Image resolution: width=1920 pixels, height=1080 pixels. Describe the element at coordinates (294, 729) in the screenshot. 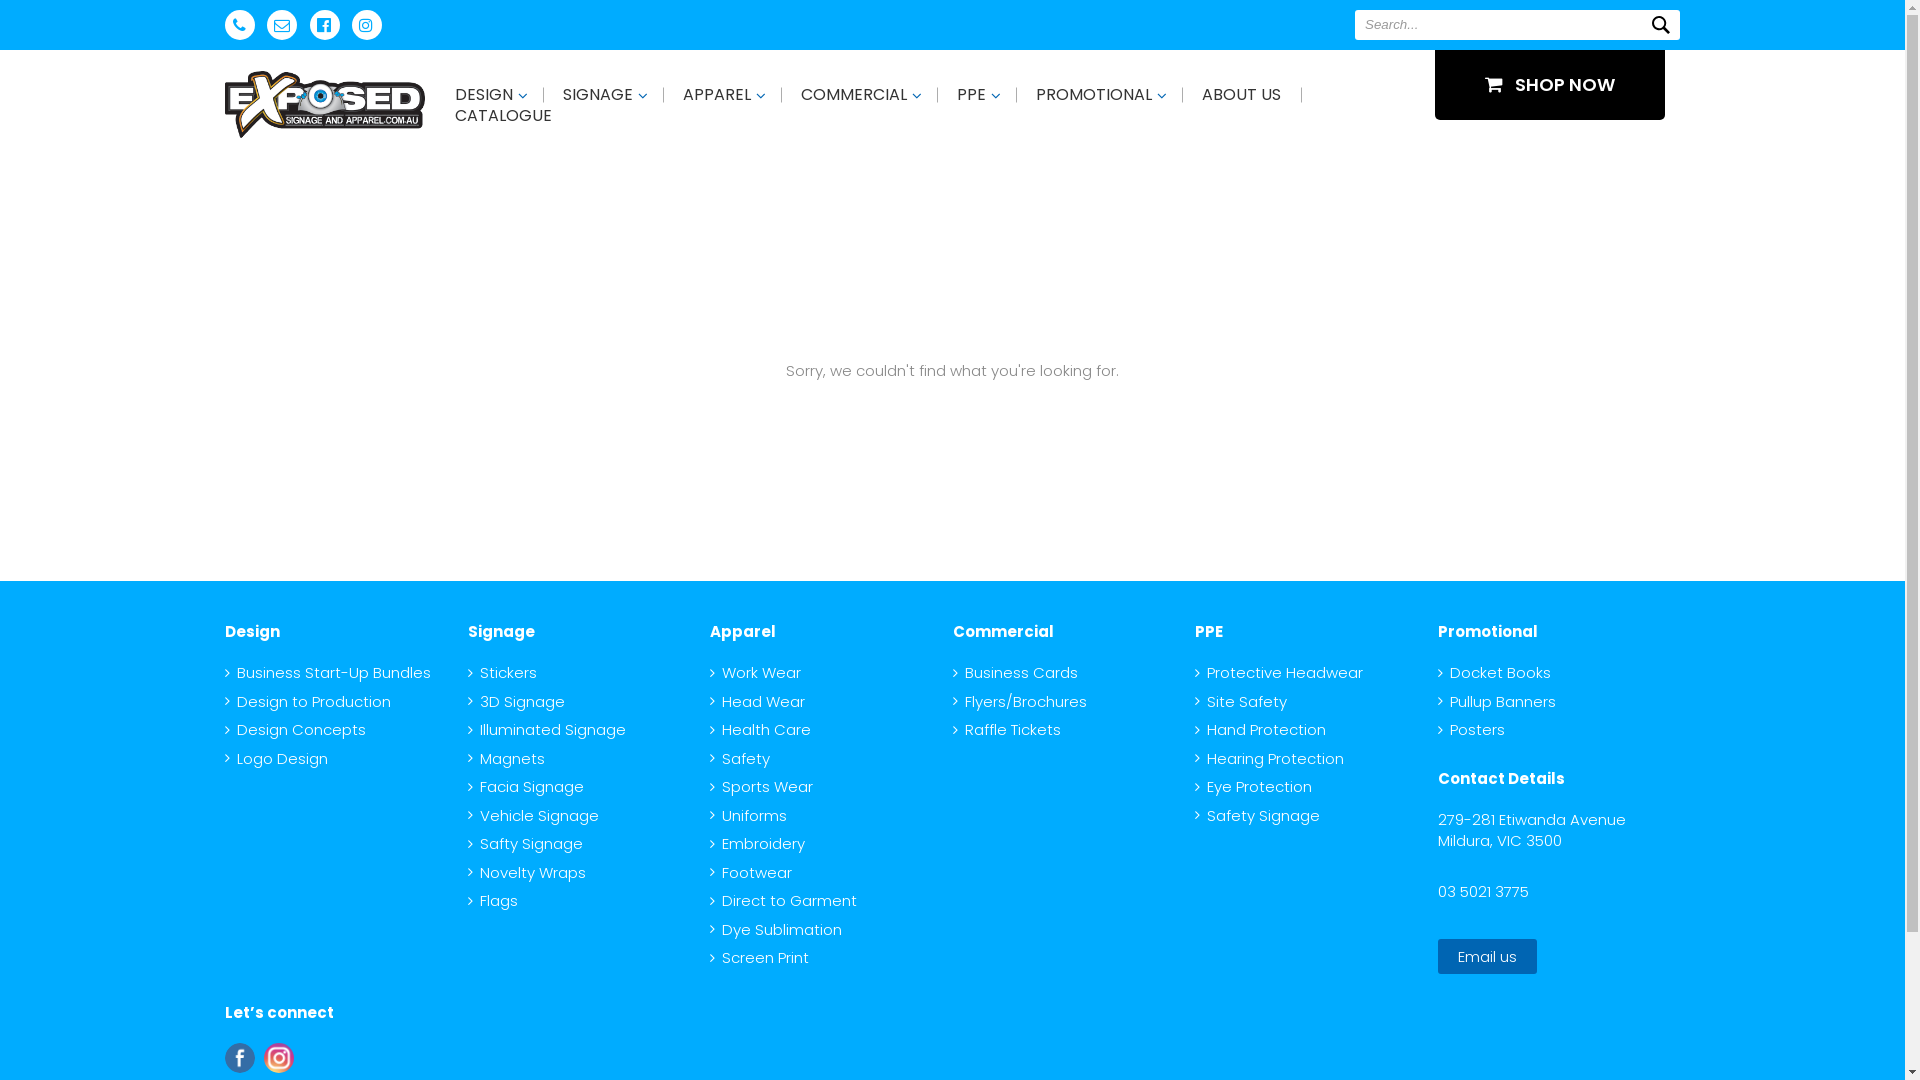

I see `'Design Concepts'` at that location.